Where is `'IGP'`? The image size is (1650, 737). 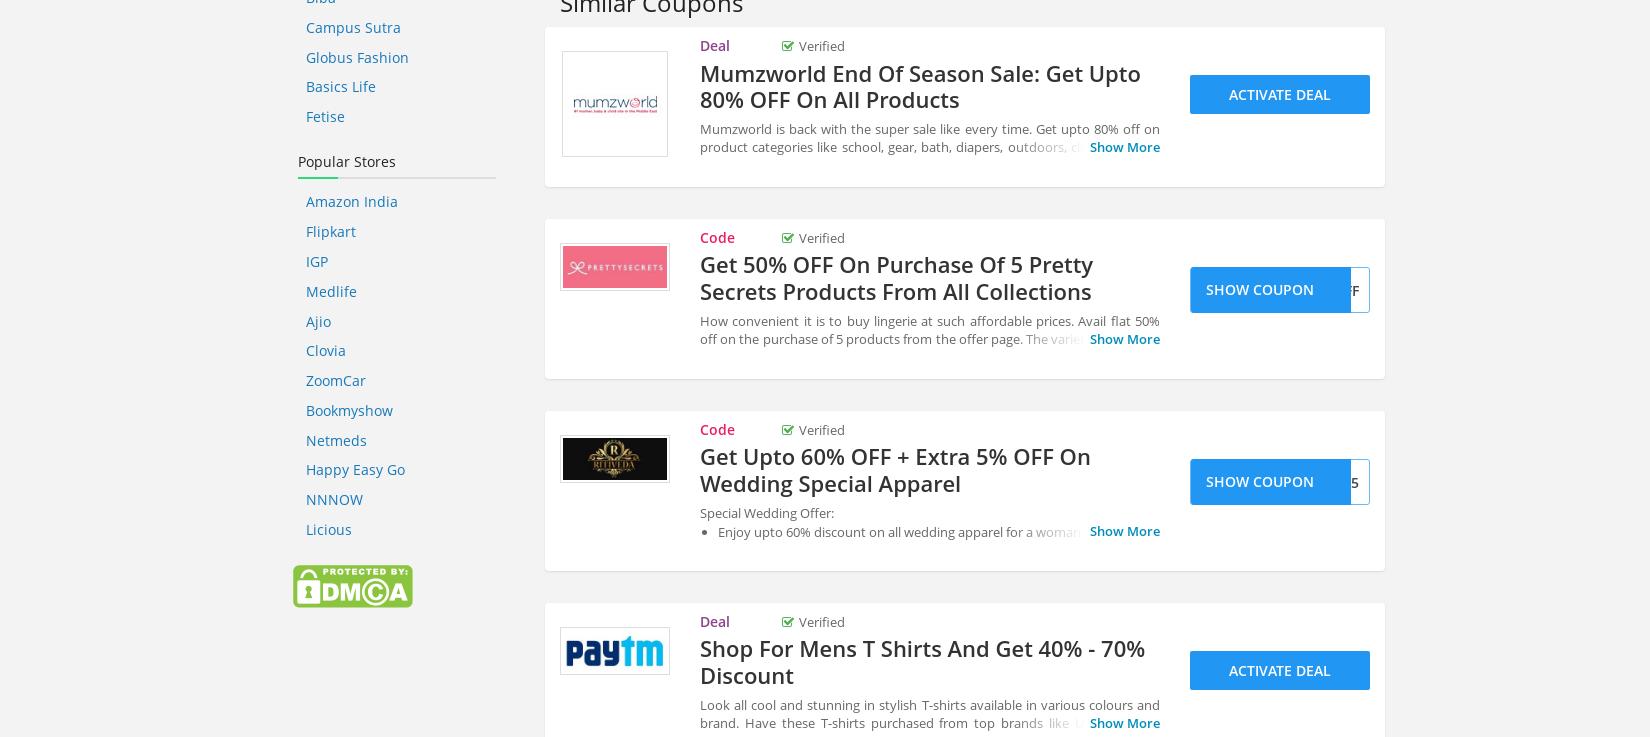
'IGP' is located at coordinates (315, 259).